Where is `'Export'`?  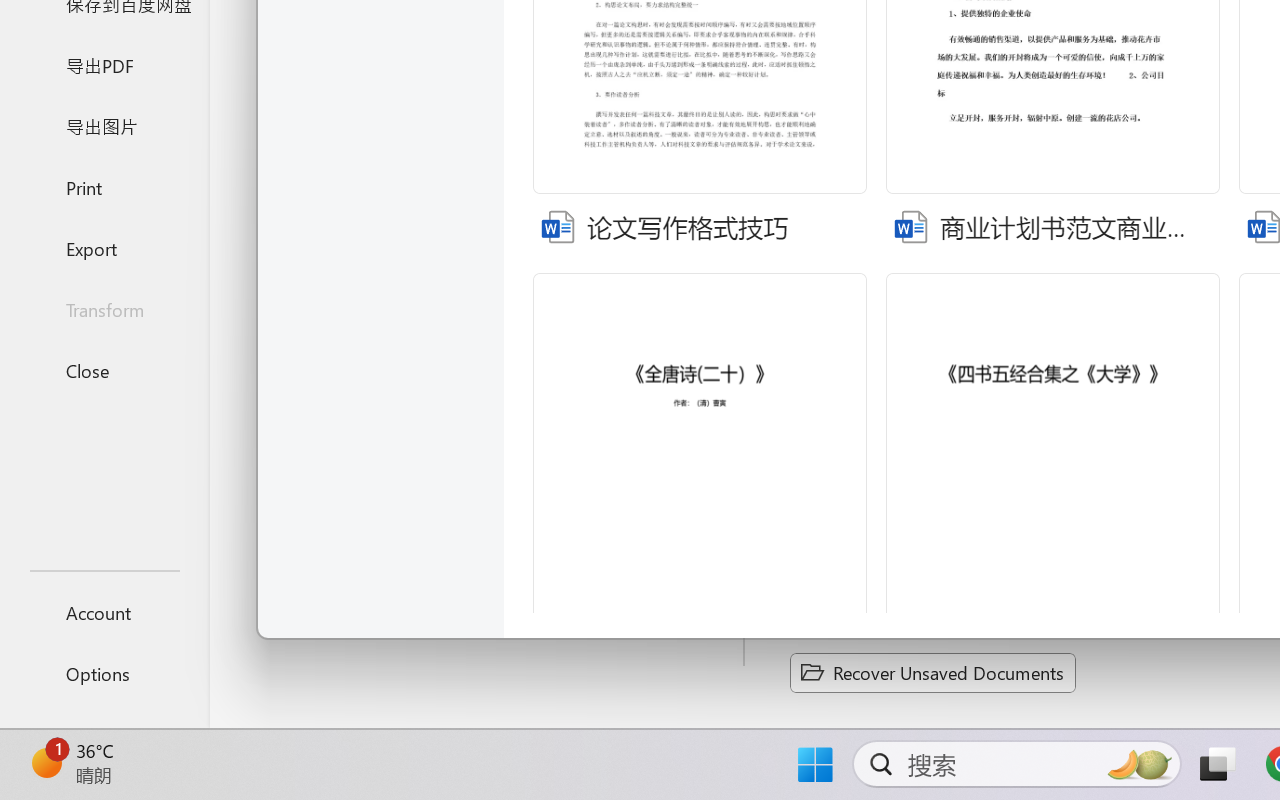 'Export' is located at coordinates (103, 247).